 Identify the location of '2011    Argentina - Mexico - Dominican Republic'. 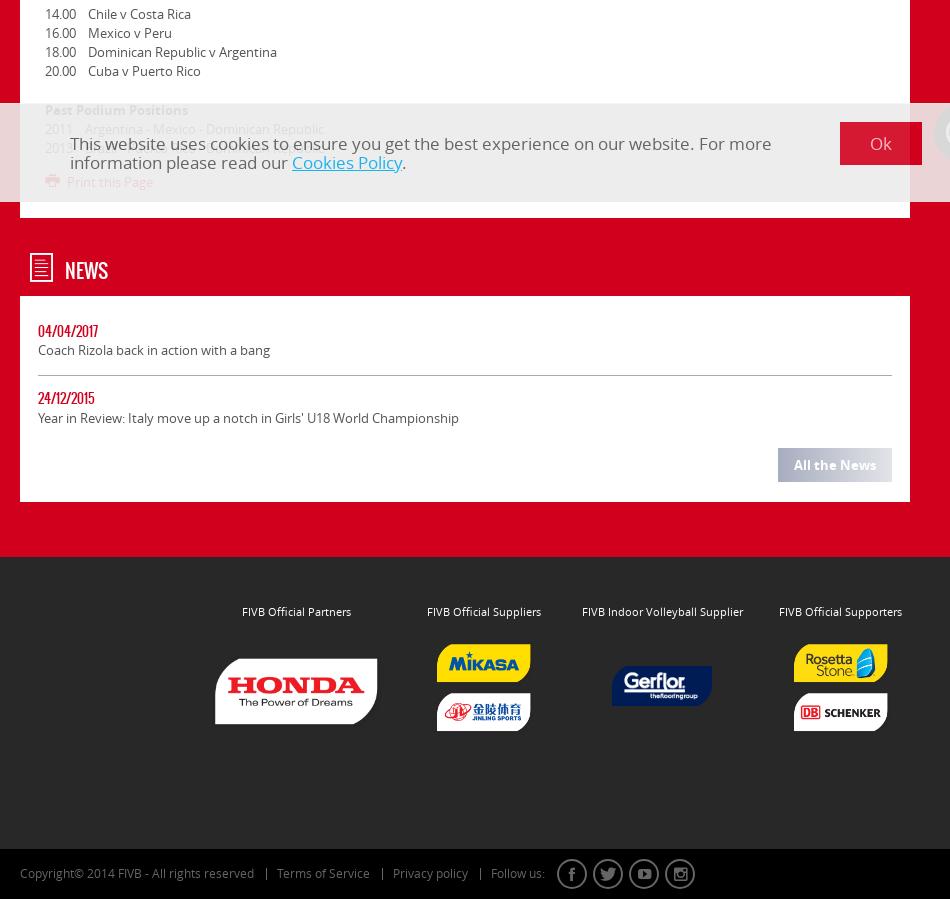
(184, 127).